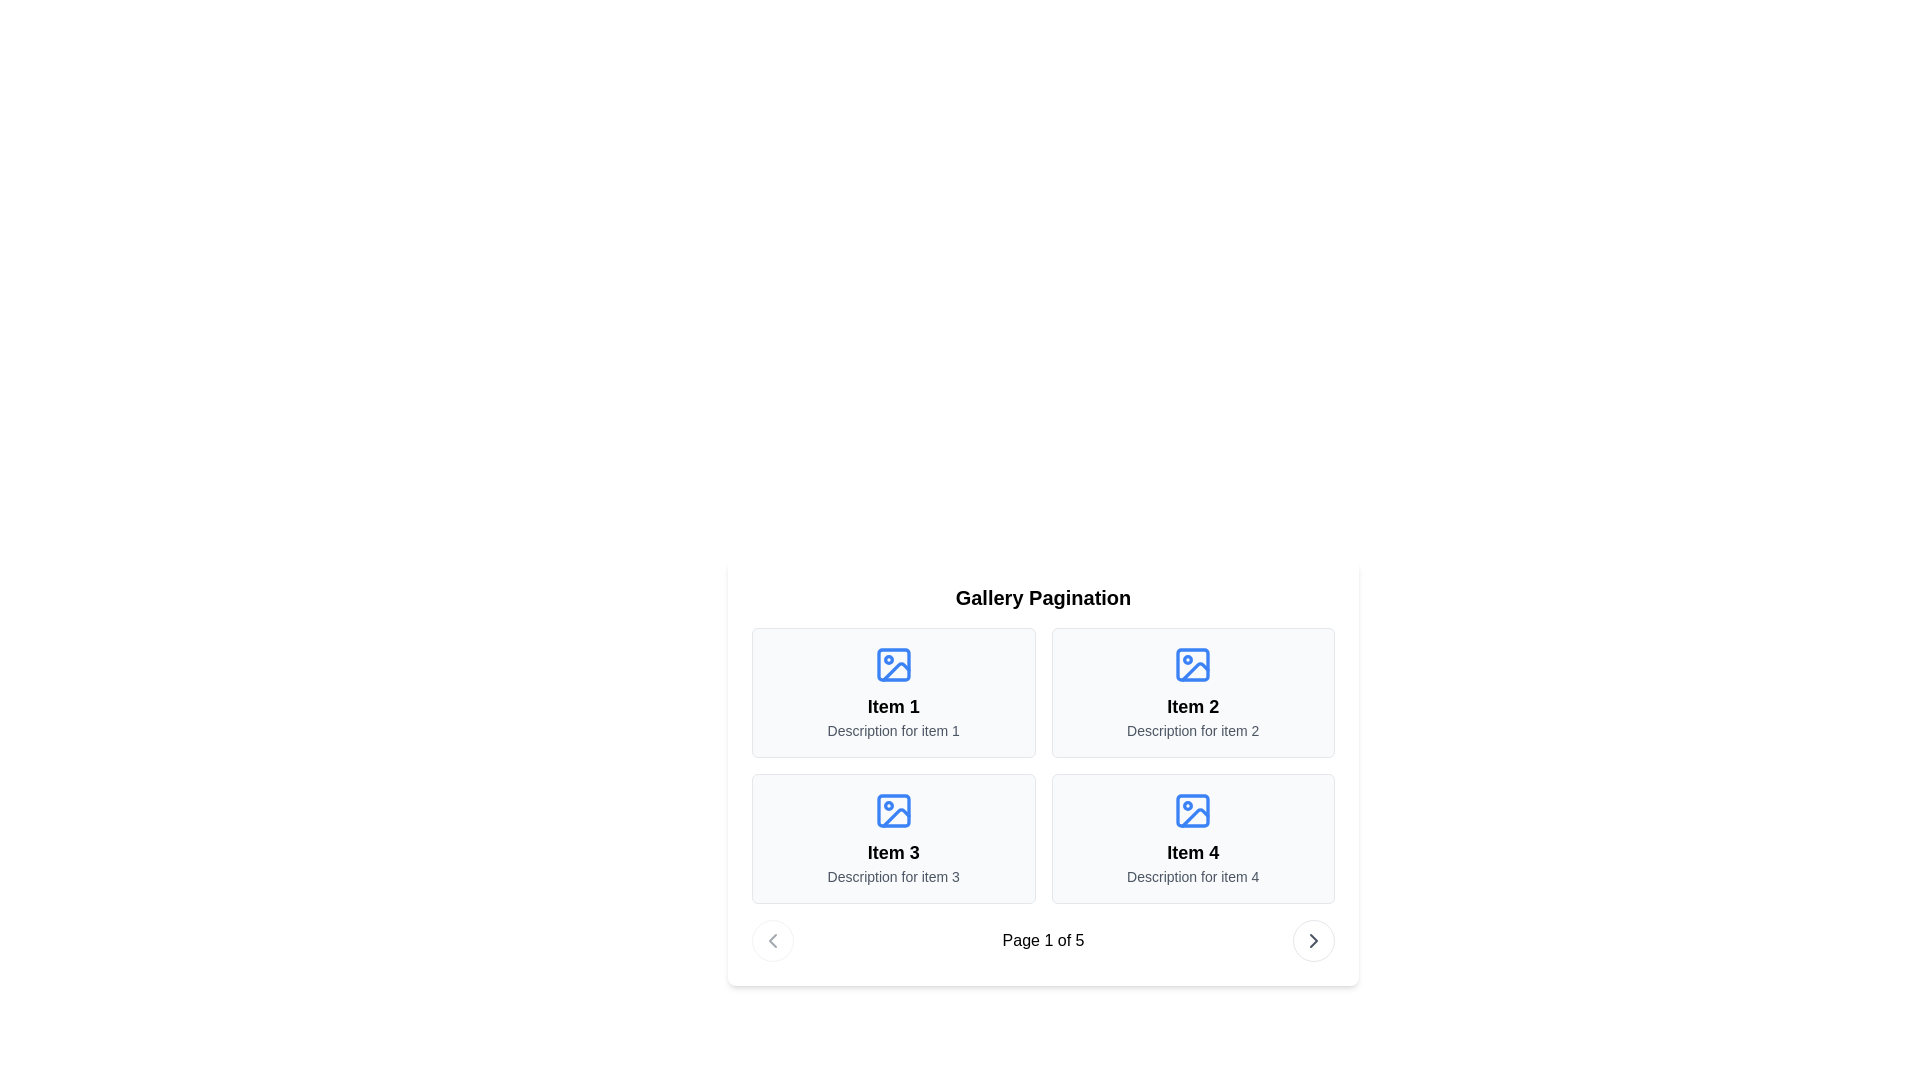 The image size is (1920, 1080). Describe the element at coordinates (895, 671) in the screenshot. I see `the decorative visual detail within the first image icon labeled 'Item 1' in the gallery grid, located at the top left of the grid layout` at that location.